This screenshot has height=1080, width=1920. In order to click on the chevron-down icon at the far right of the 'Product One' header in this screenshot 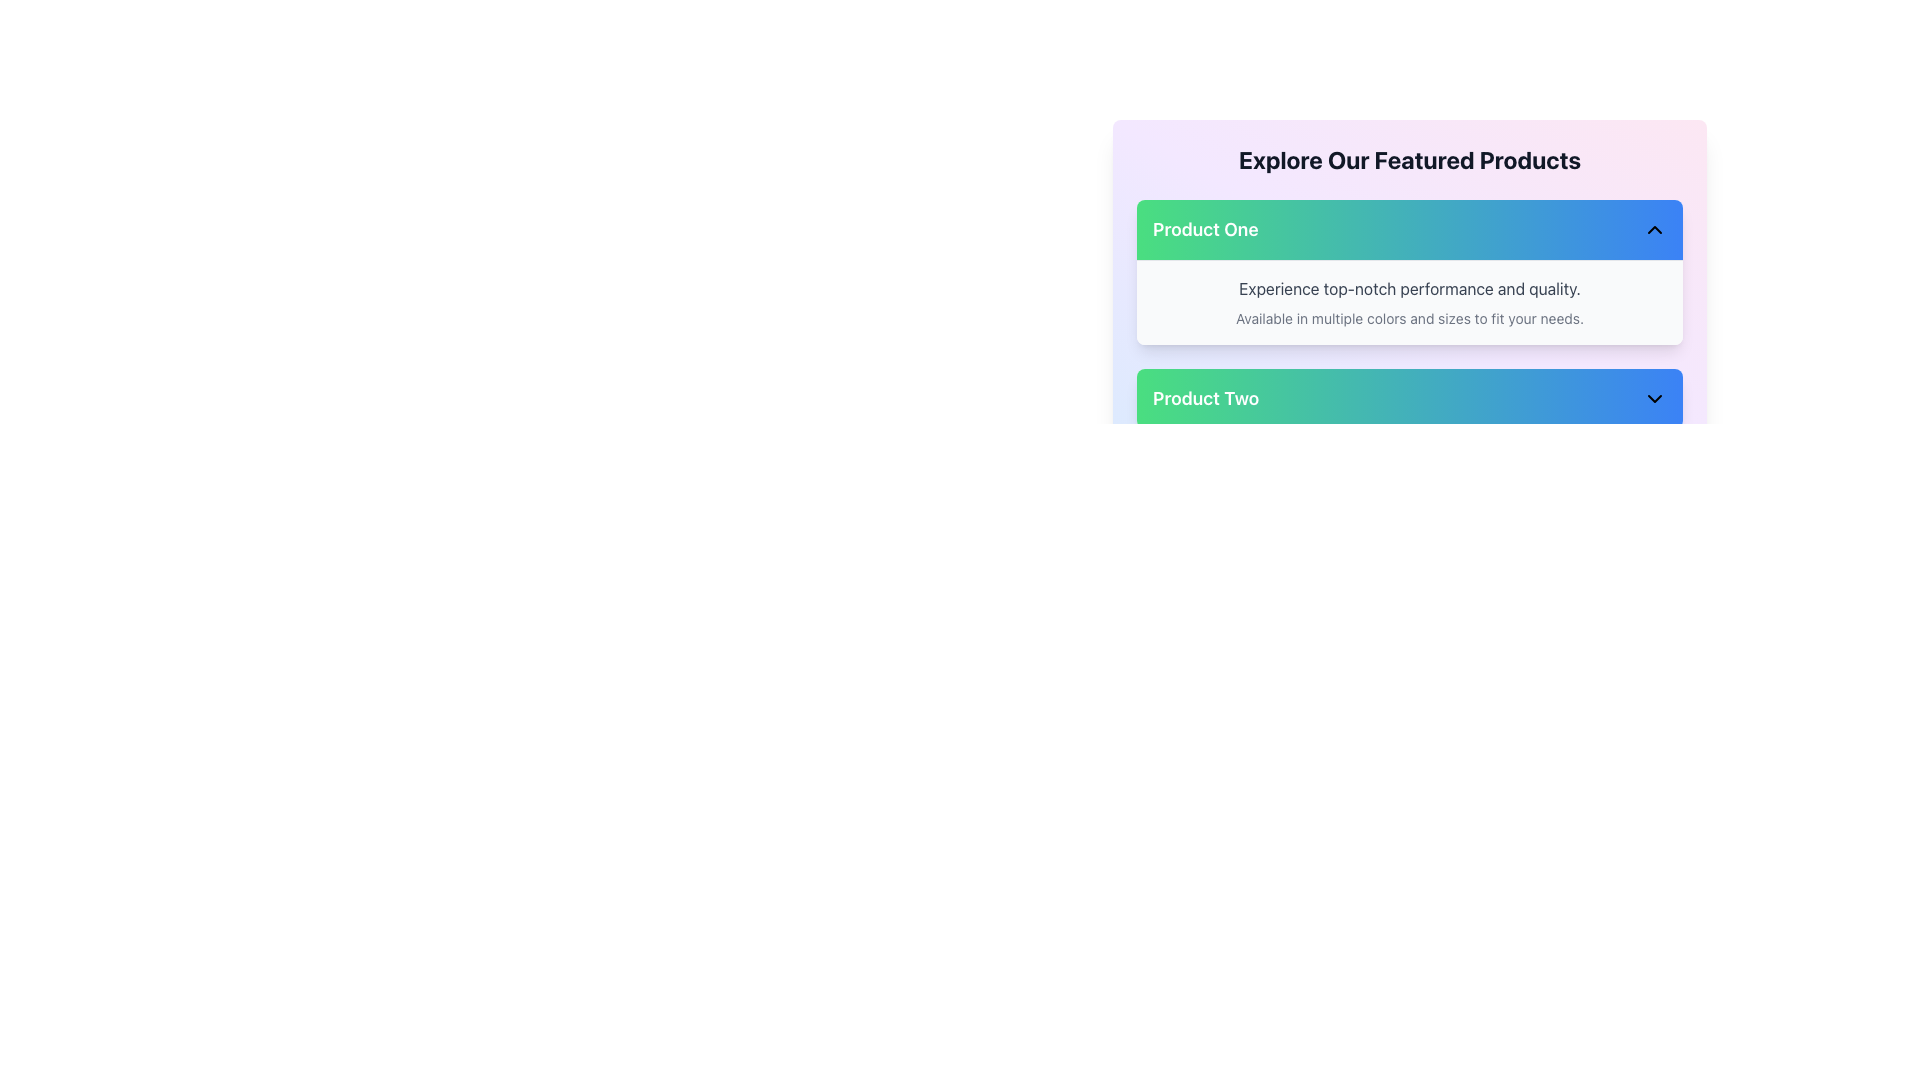, I will do `click(1655, 229)`.